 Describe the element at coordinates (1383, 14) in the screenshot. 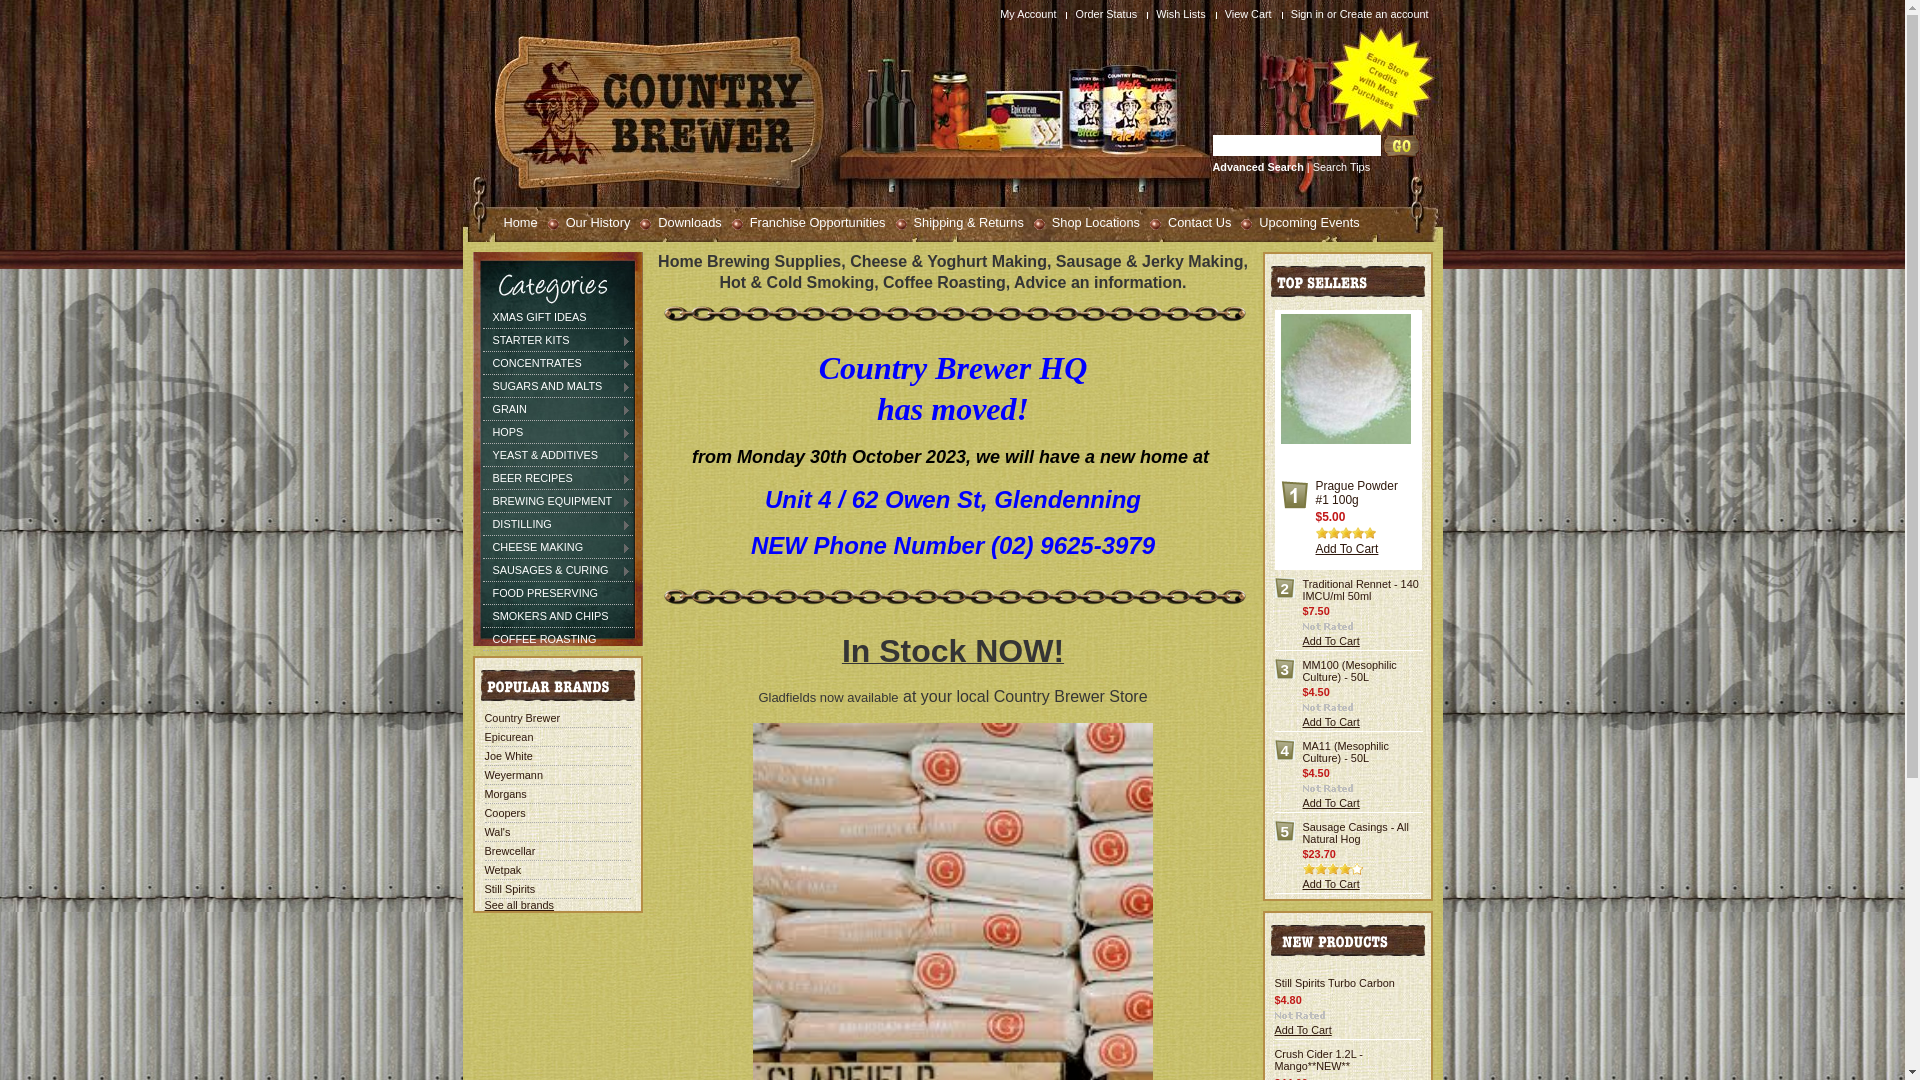

I see `'Create an account'` at that location.